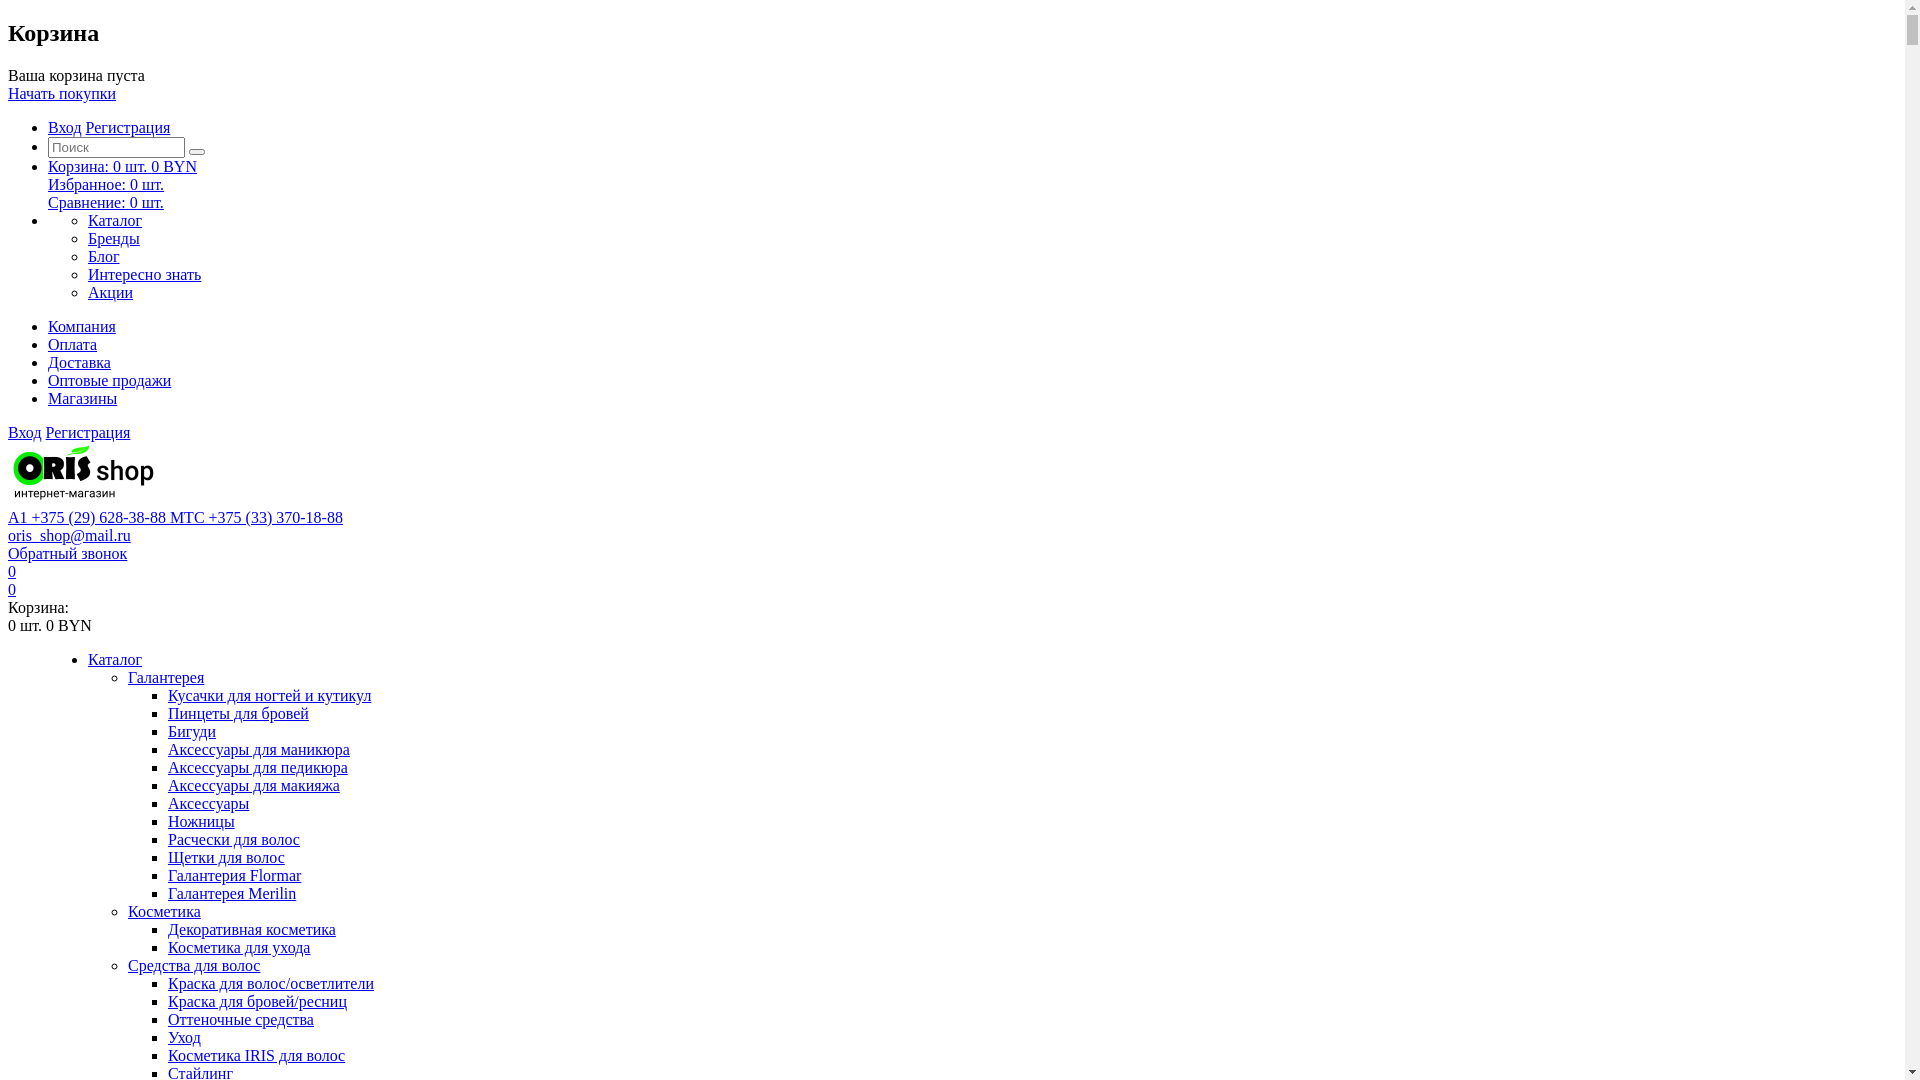 The image size is (1920, 1080). I want to click on 'oris_shop@mail.ru', so click(69, 534).